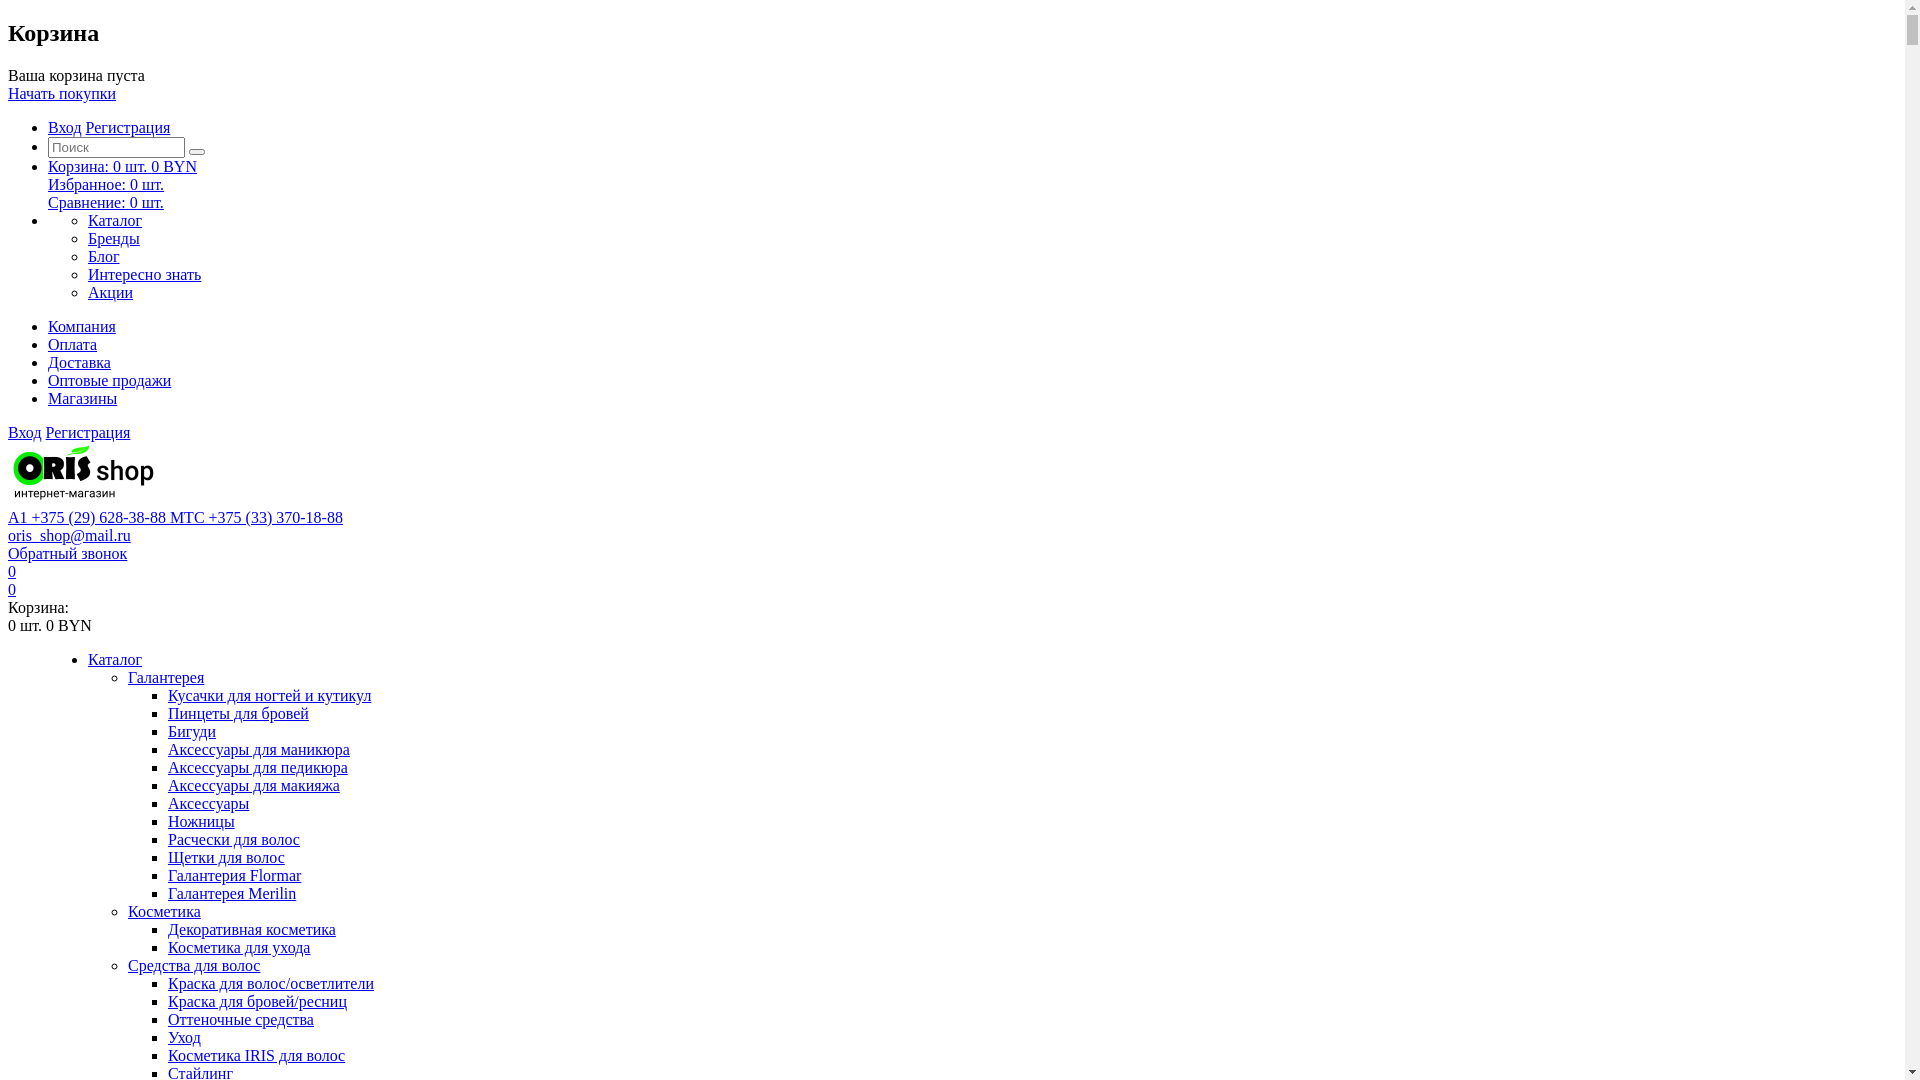 The image size is (1920, 1080). I want to click on 'oris_shop@mail.ru', so click(69, 534).